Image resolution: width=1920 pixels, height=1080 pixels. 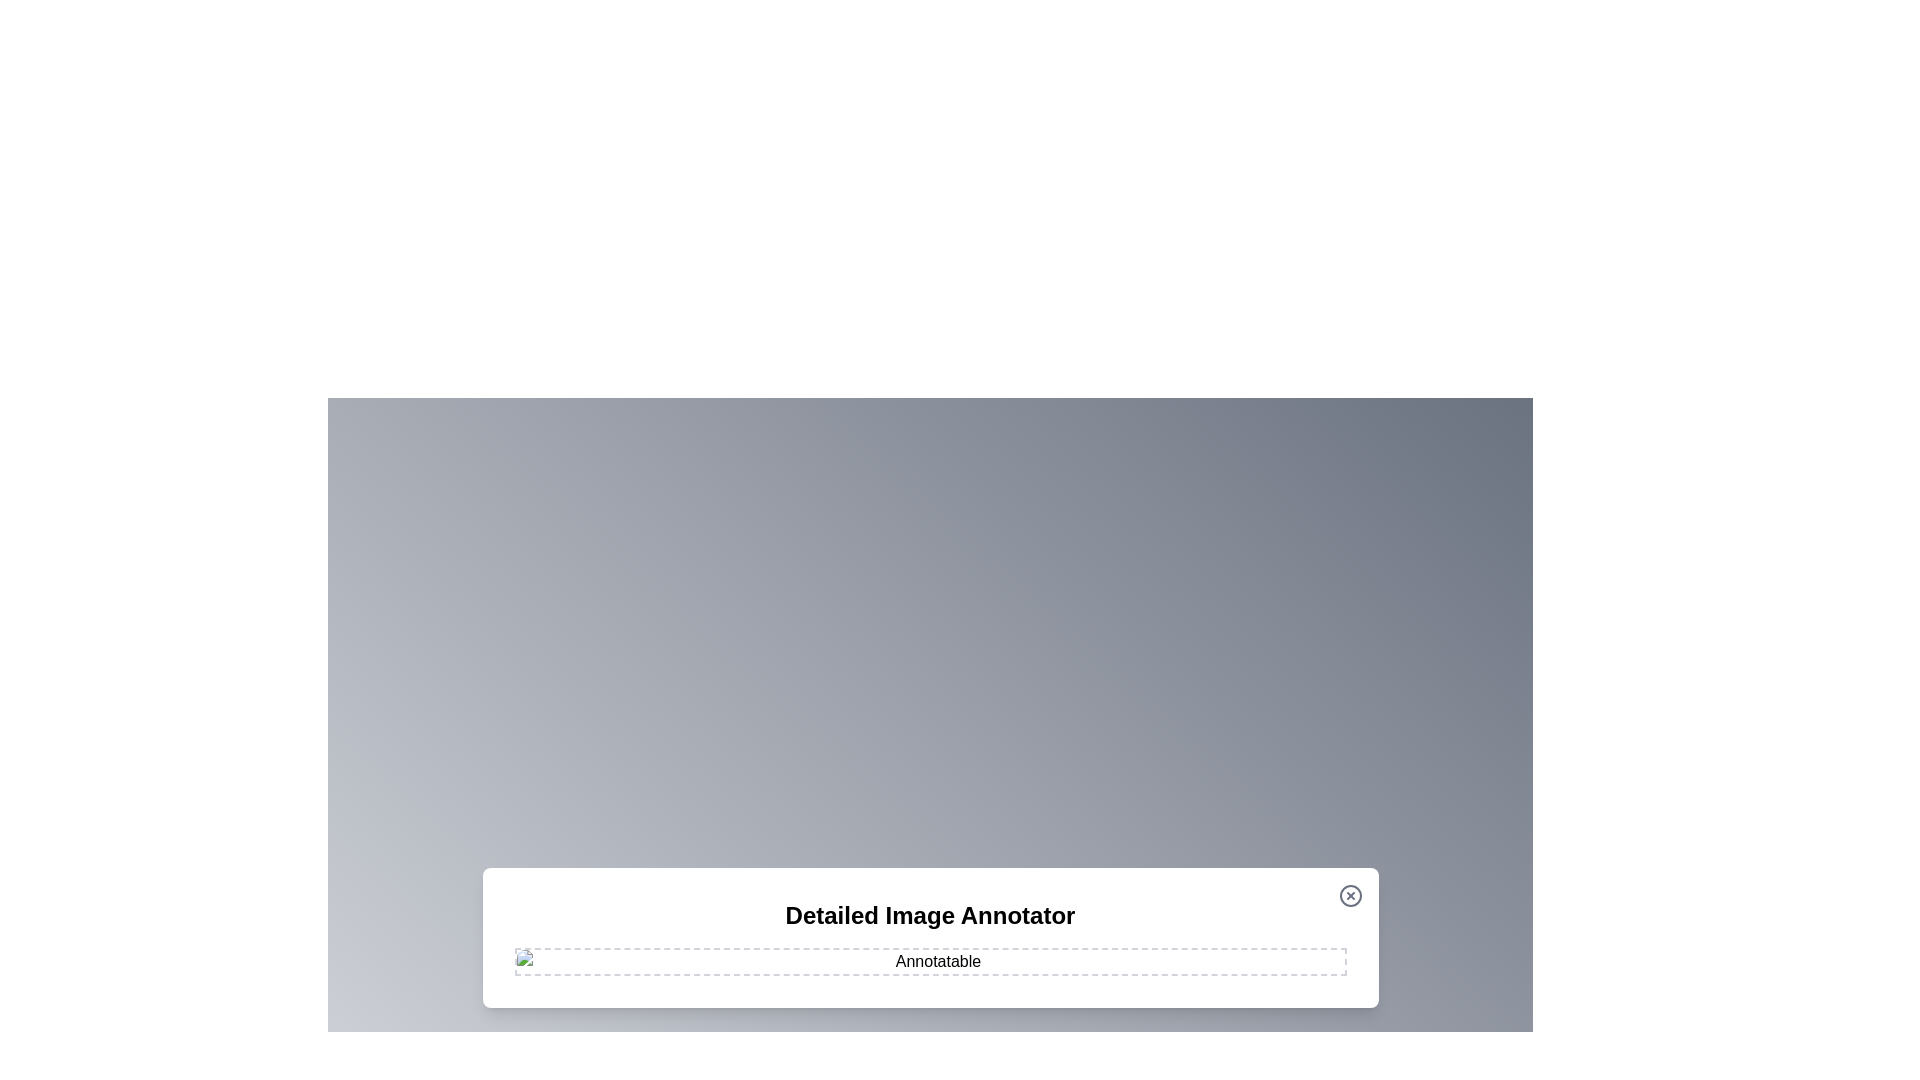 I want to click on the image at coordinates (1249, 958) to add an annotation, so click(x=1247, y=956).